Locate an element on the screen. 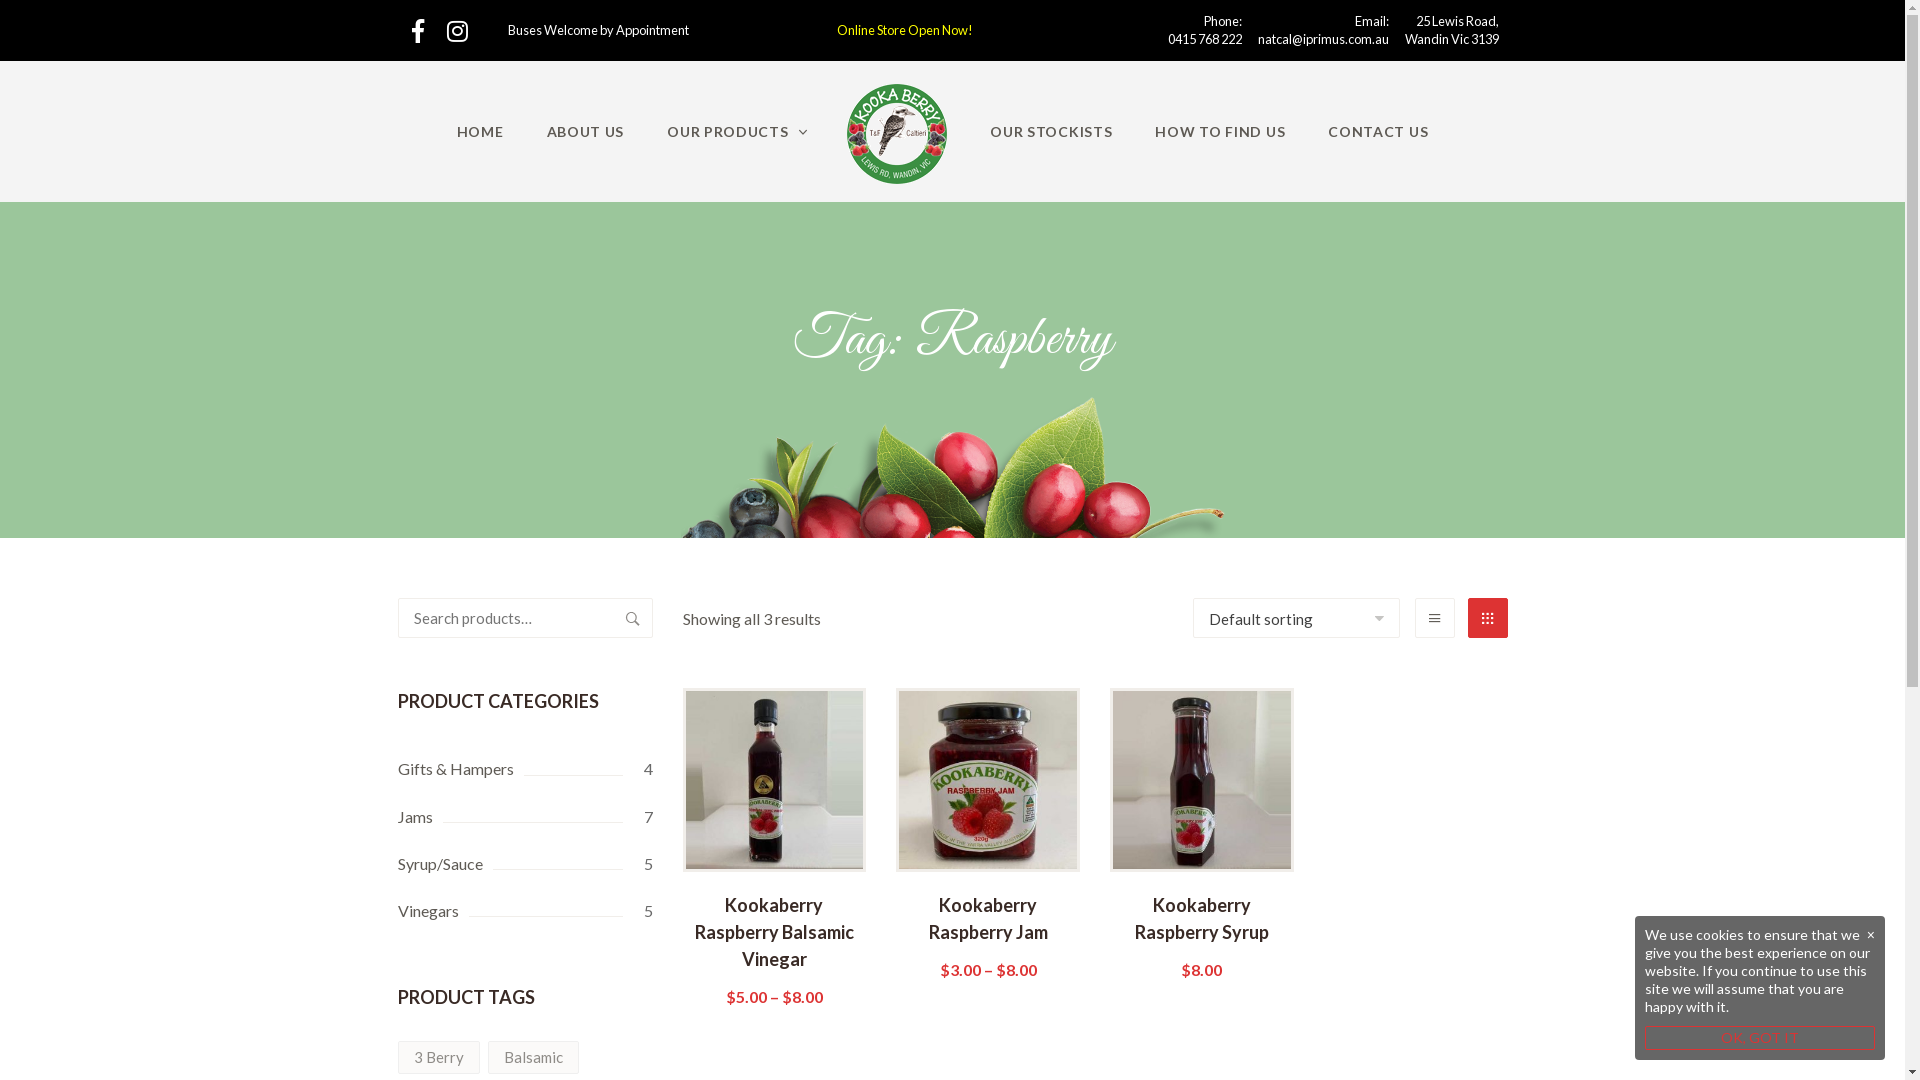 This screenshot has width=1920, height=1080. 'natcal@iprimus.com.au' is located at coordinates (1323, 38).